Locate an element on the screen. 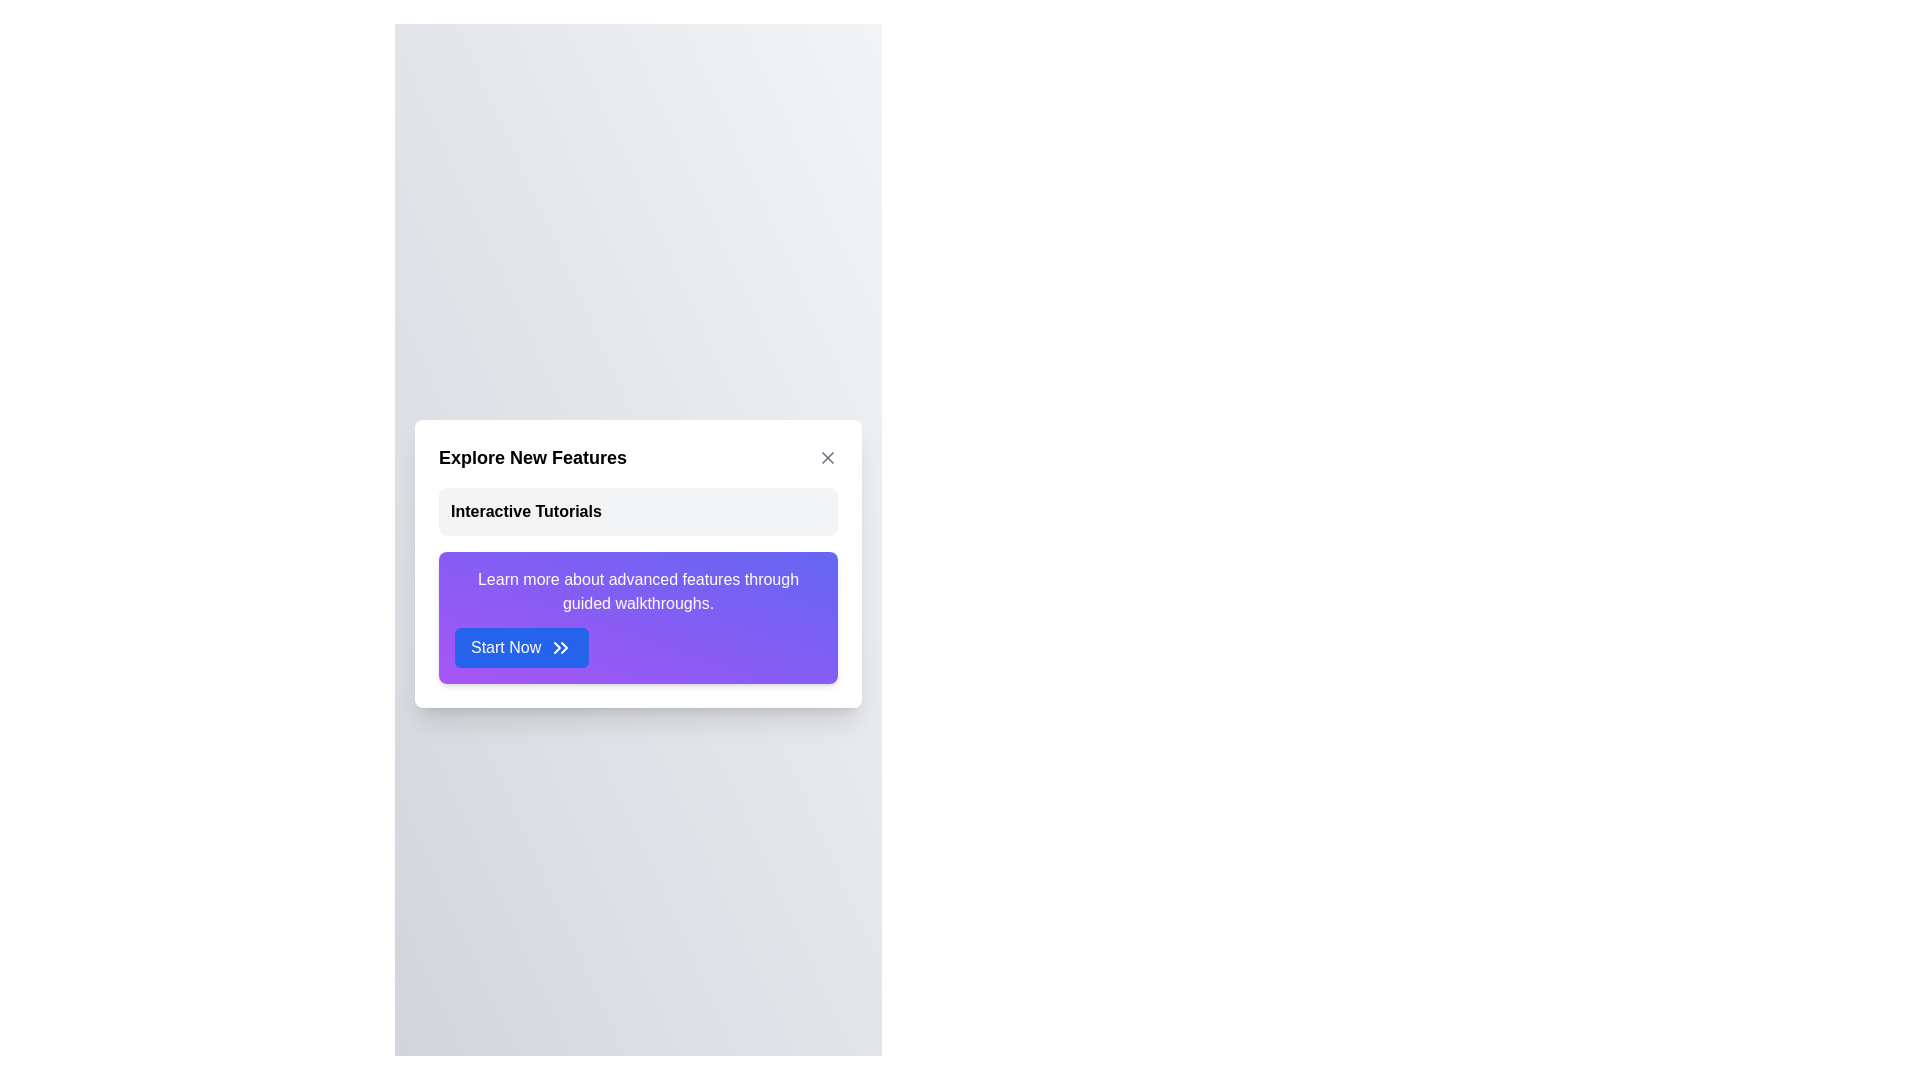 Image resolution: width=1920 pixels, height=1080 pixels. the second chevron icon located at the bottom right corner of the 'Start Now' button in the purple panel, which indicates progression or navigation is located at coordinates (563, 648).